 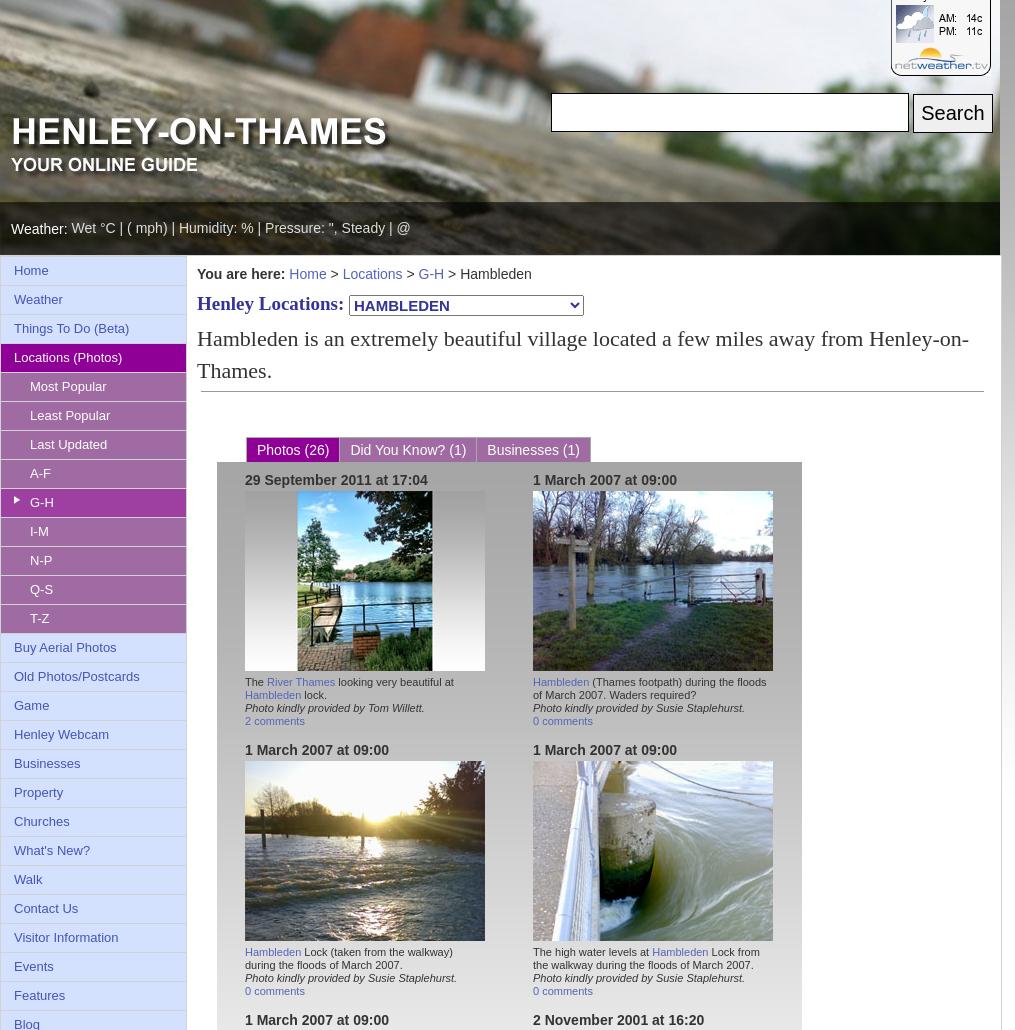 I want to click on 'Visitor Information', so click(x=13, y=937).